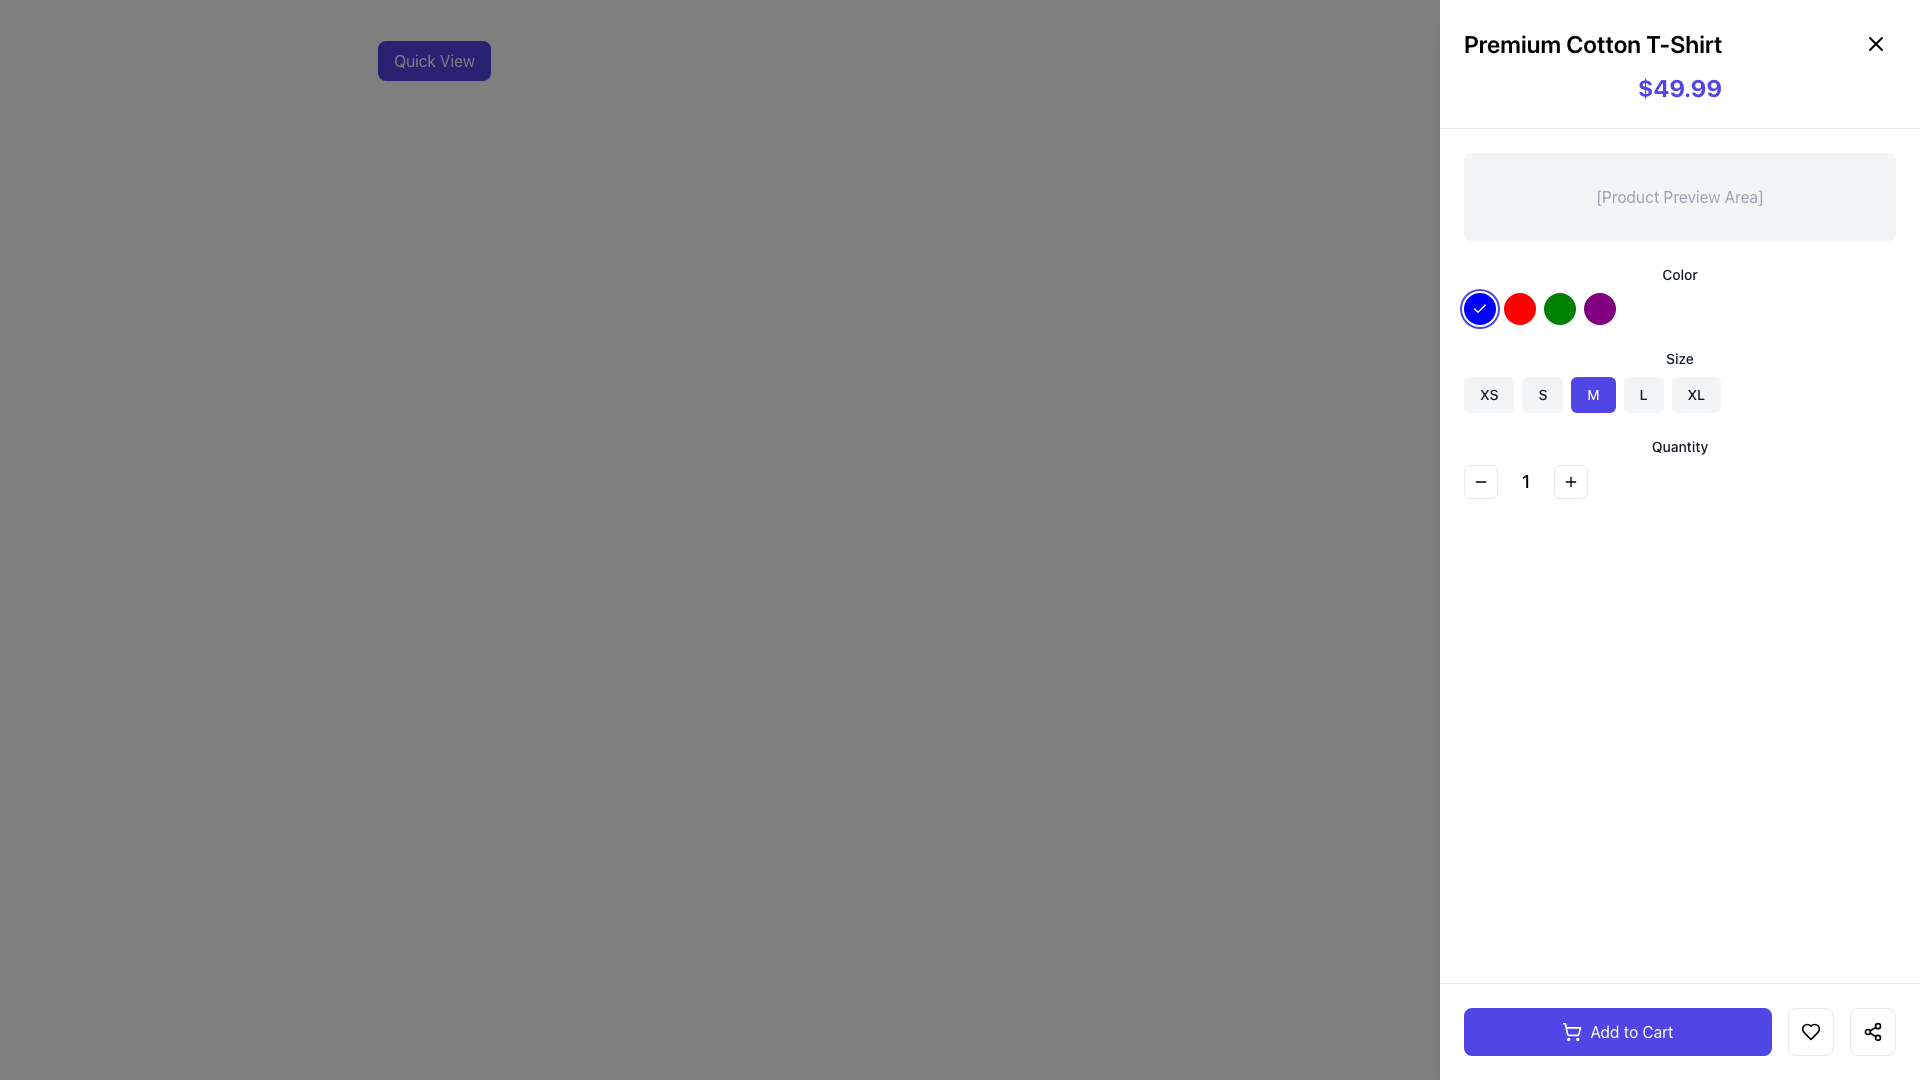  What do you see at coordinates (1680, 357) in the screenshot?
I see `the text label reading 'Size' located in the right panel above the size selection buttons` at bounding box center [1680, 357].